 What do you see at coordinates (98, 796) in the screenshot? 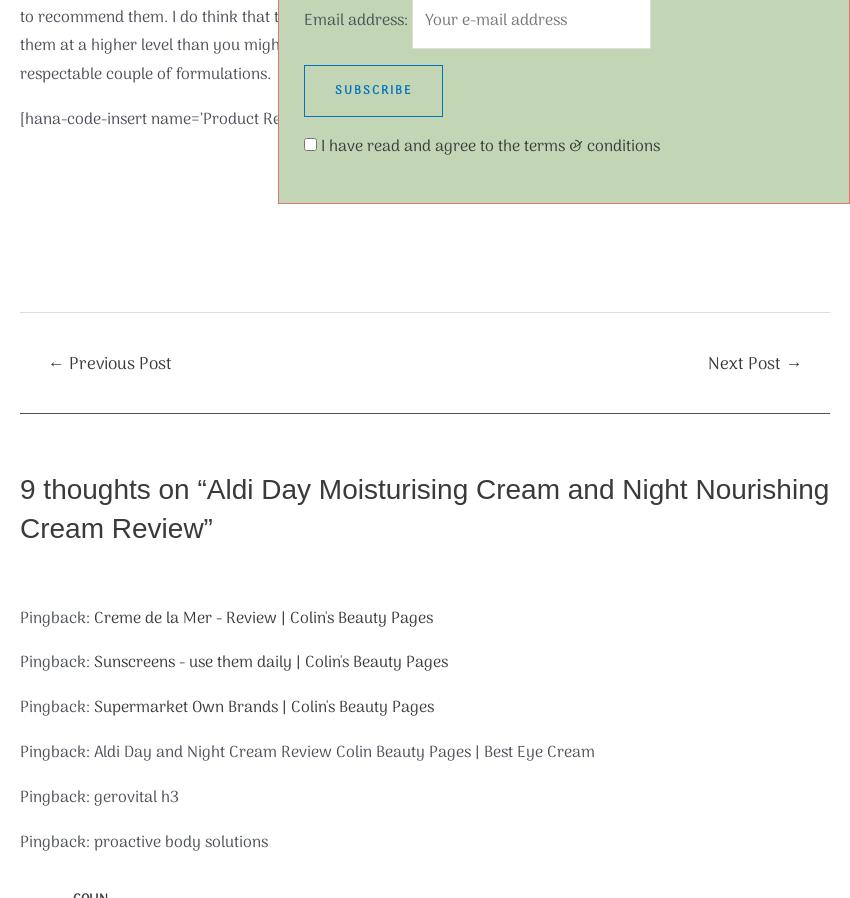
I see `'Pingback: gerovital h3'` at bounding box center [98, 796].